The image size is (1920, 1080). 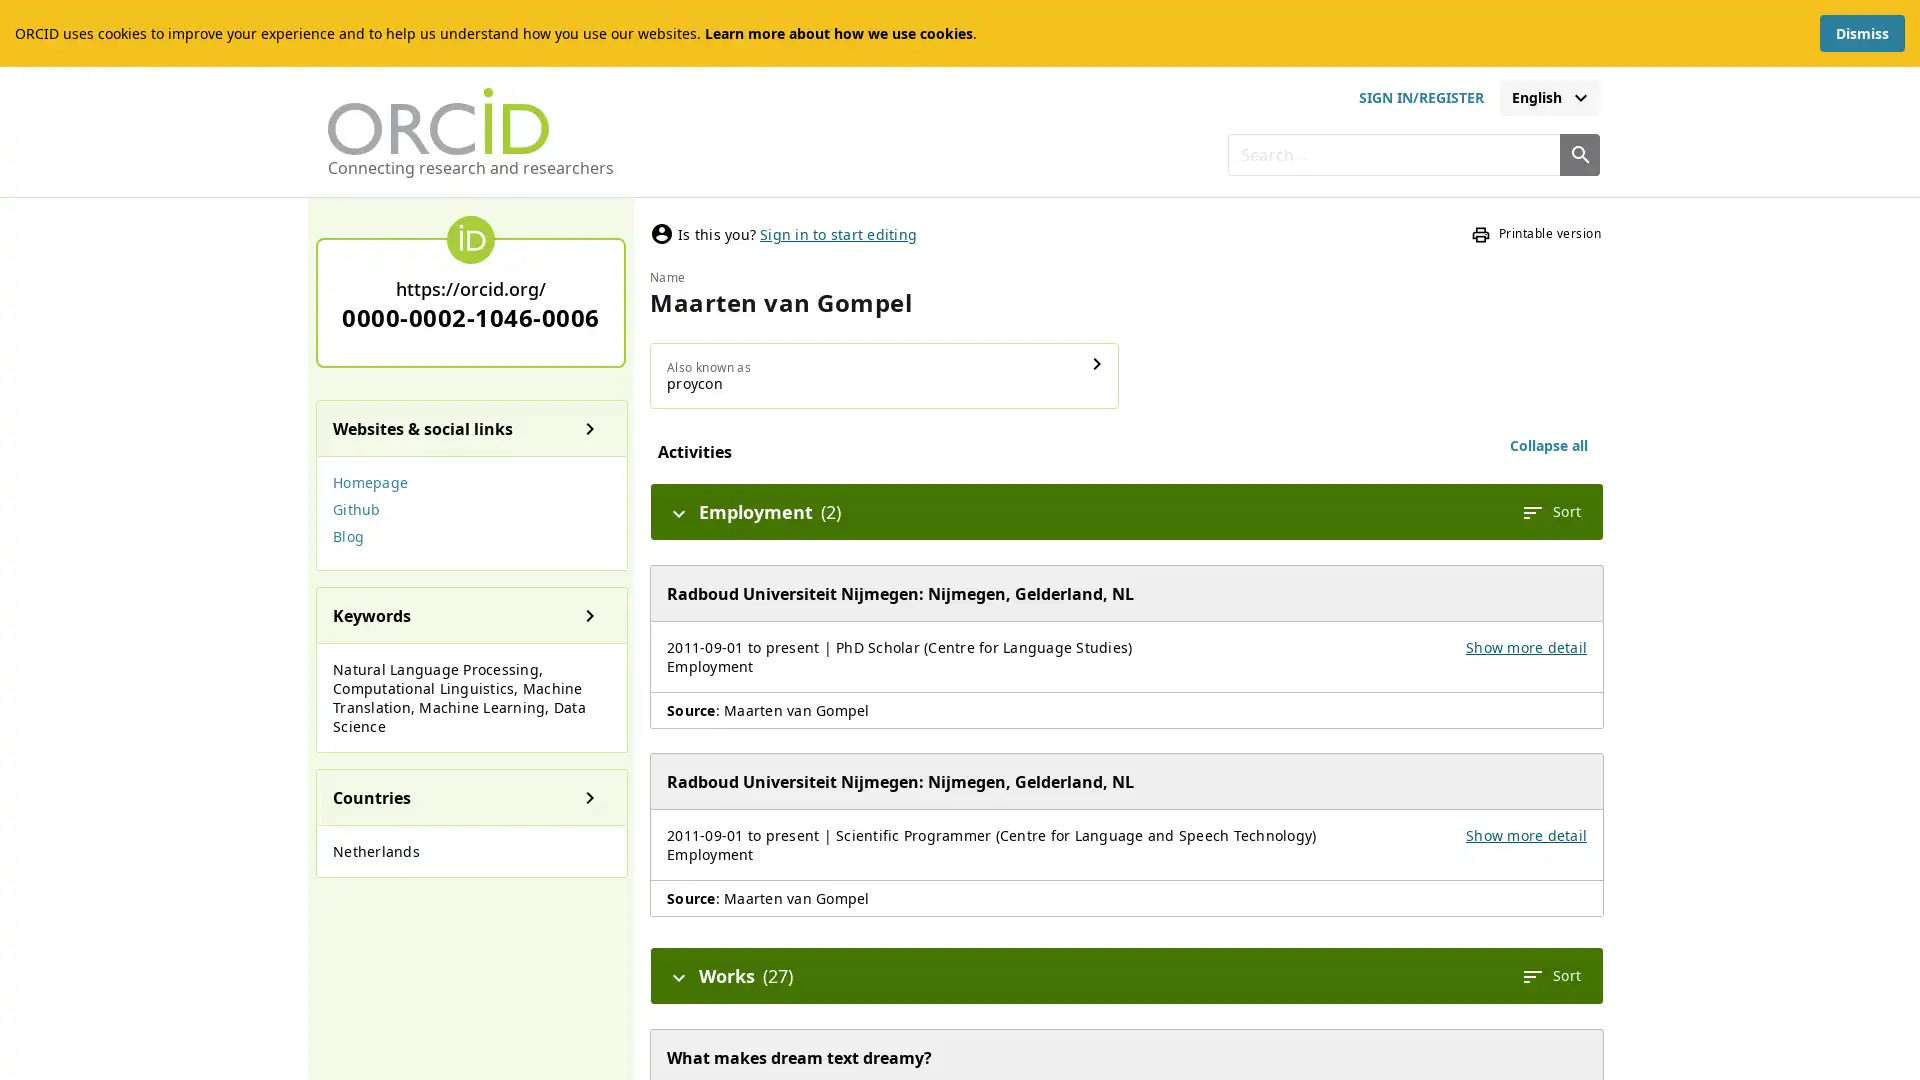 What do you see at coordinates (1578, 153) in the screenshot?
I see `Search` at bounding box center [1578, 153].